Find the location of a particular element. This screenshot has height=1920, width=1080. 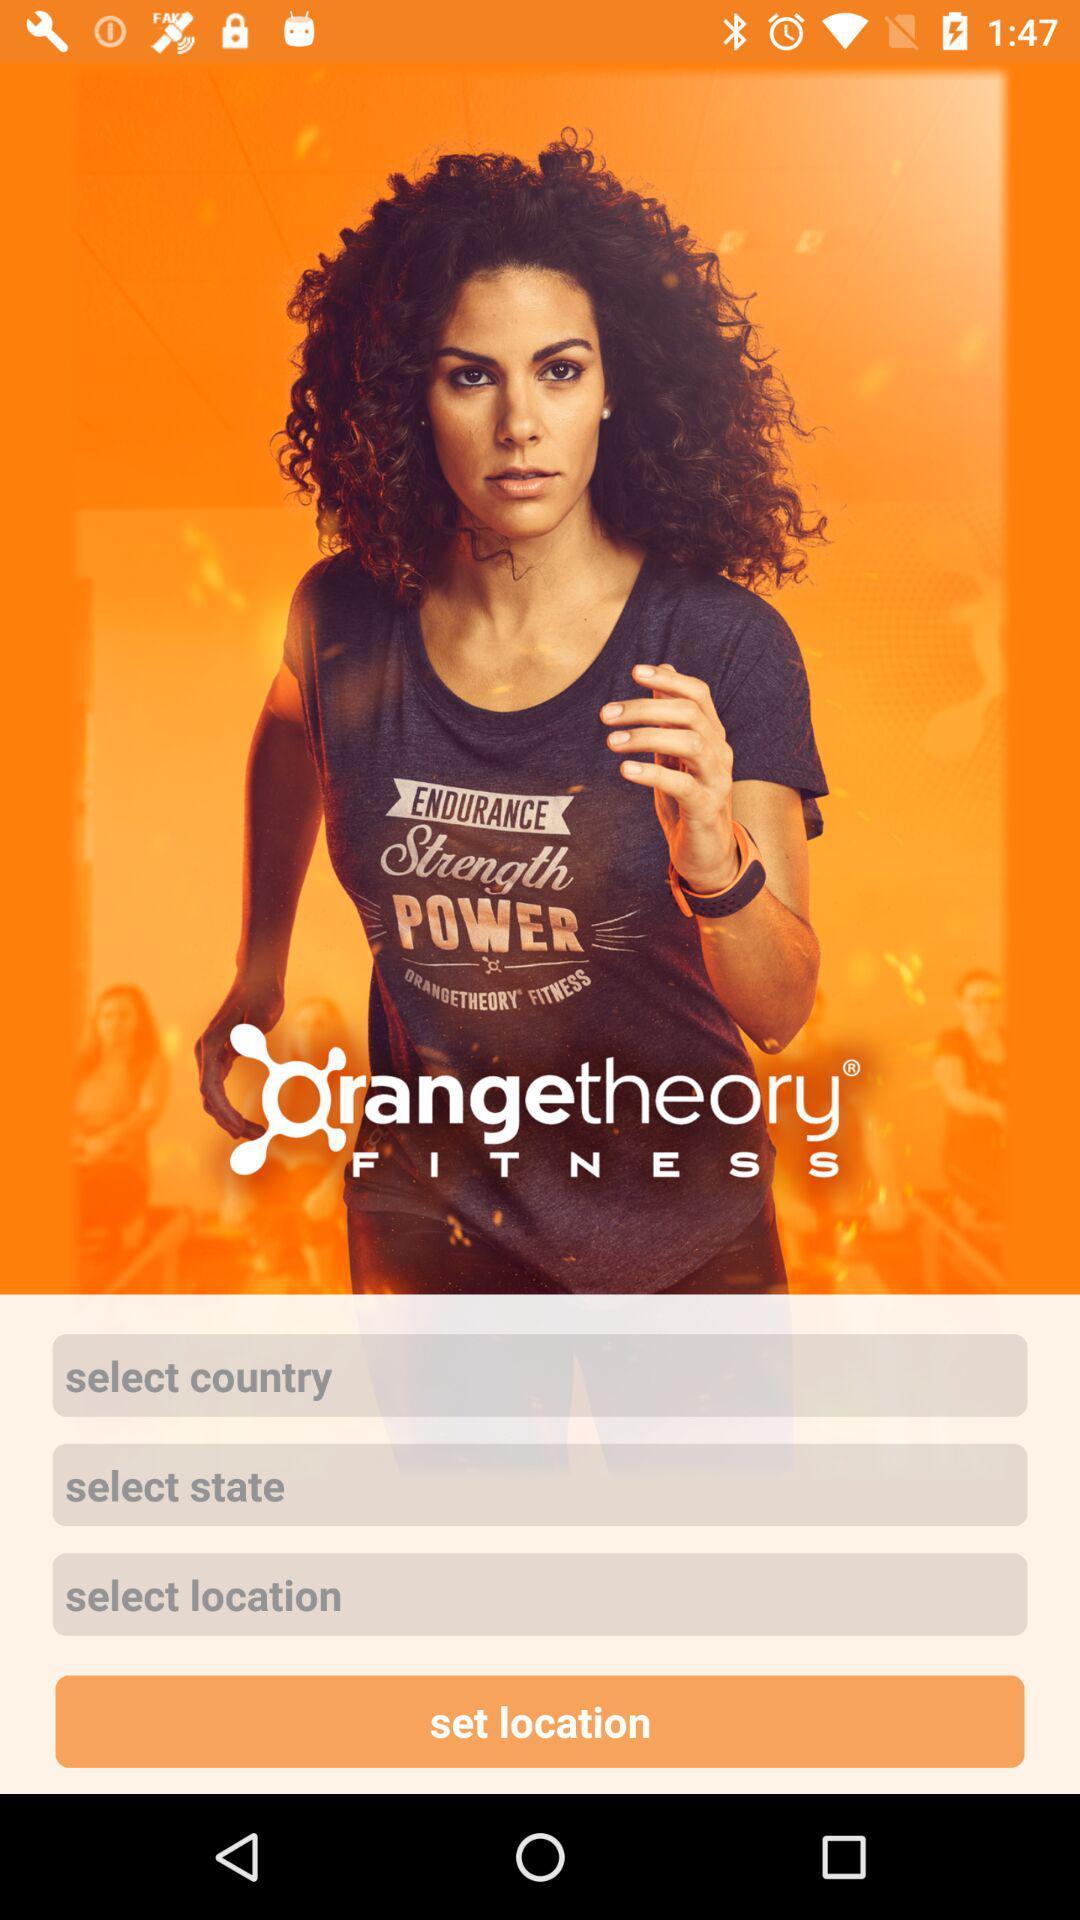

app below the select location icon is located at coordinates (540, 1720).